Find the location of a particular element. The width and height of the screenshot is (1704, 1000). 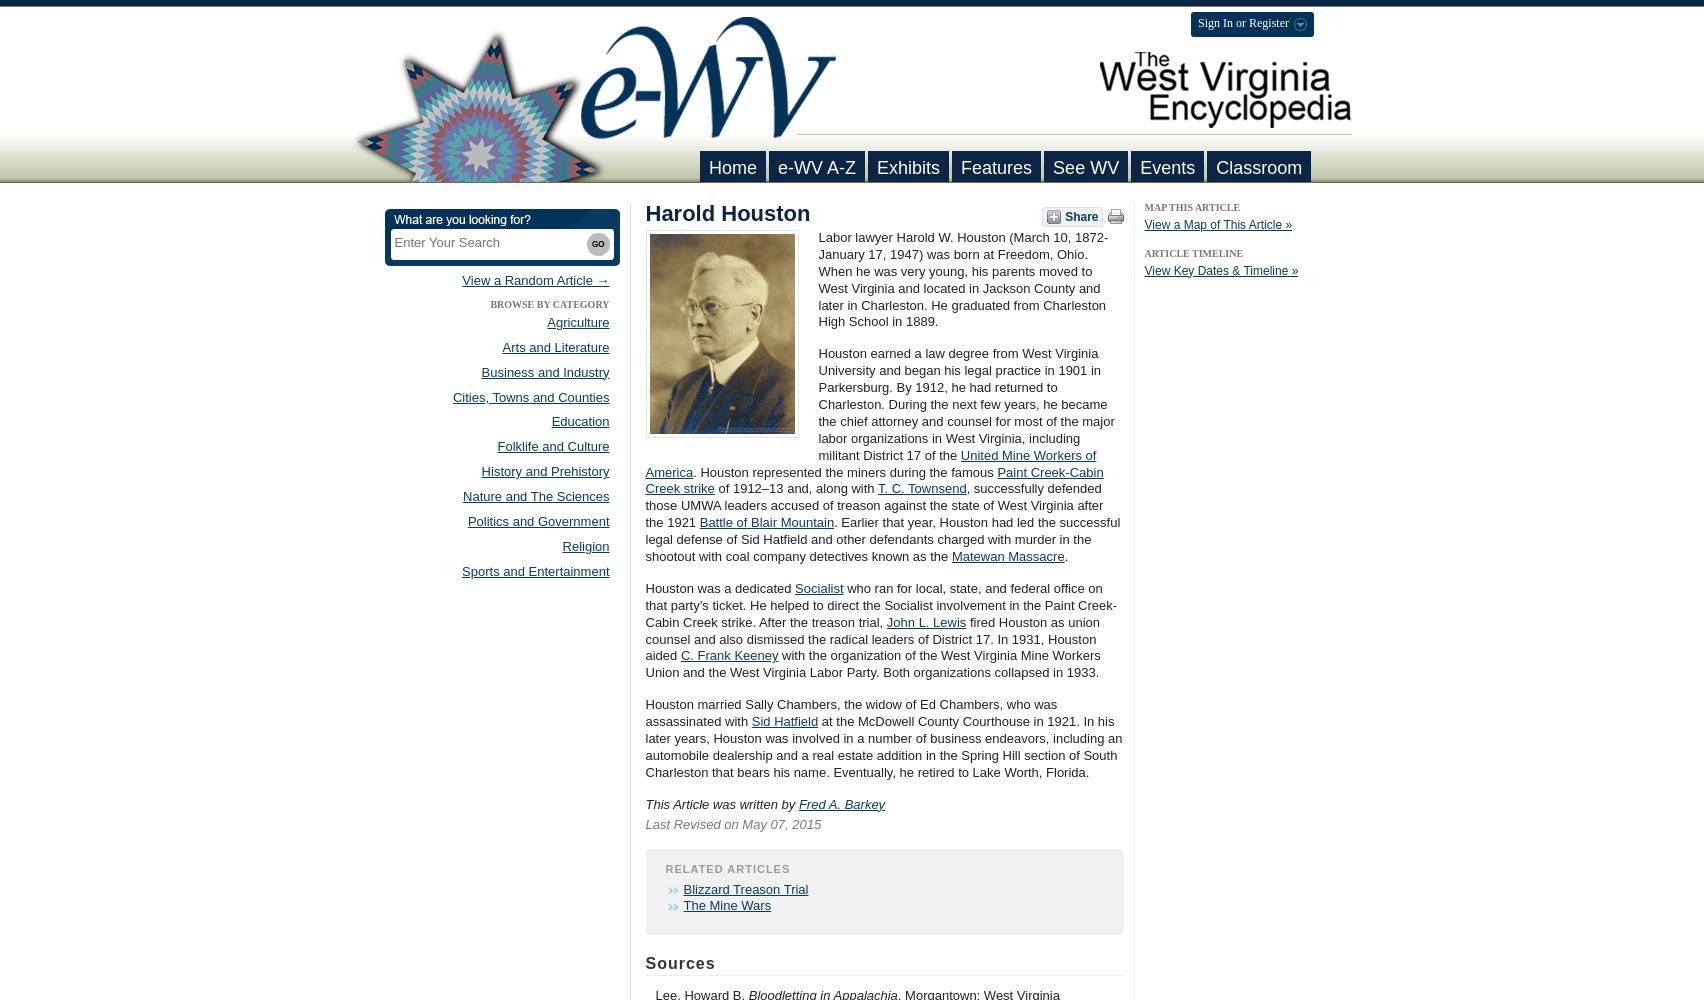

'Paint Creek-Cabin Creek strike' is located at coordinates (643, 479).